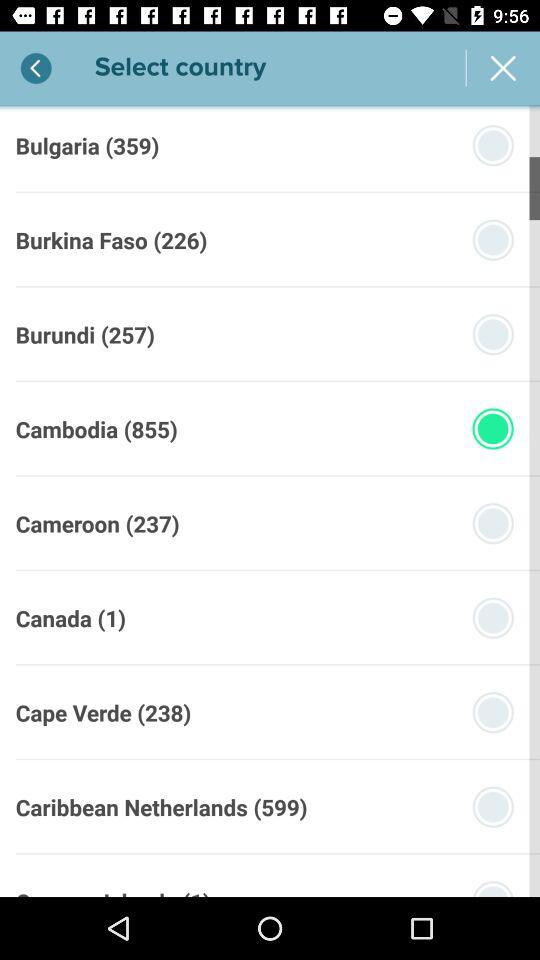 This screenshot has width=540, height=960. I want to click on cameroon (237) icon, so click(96, 522).